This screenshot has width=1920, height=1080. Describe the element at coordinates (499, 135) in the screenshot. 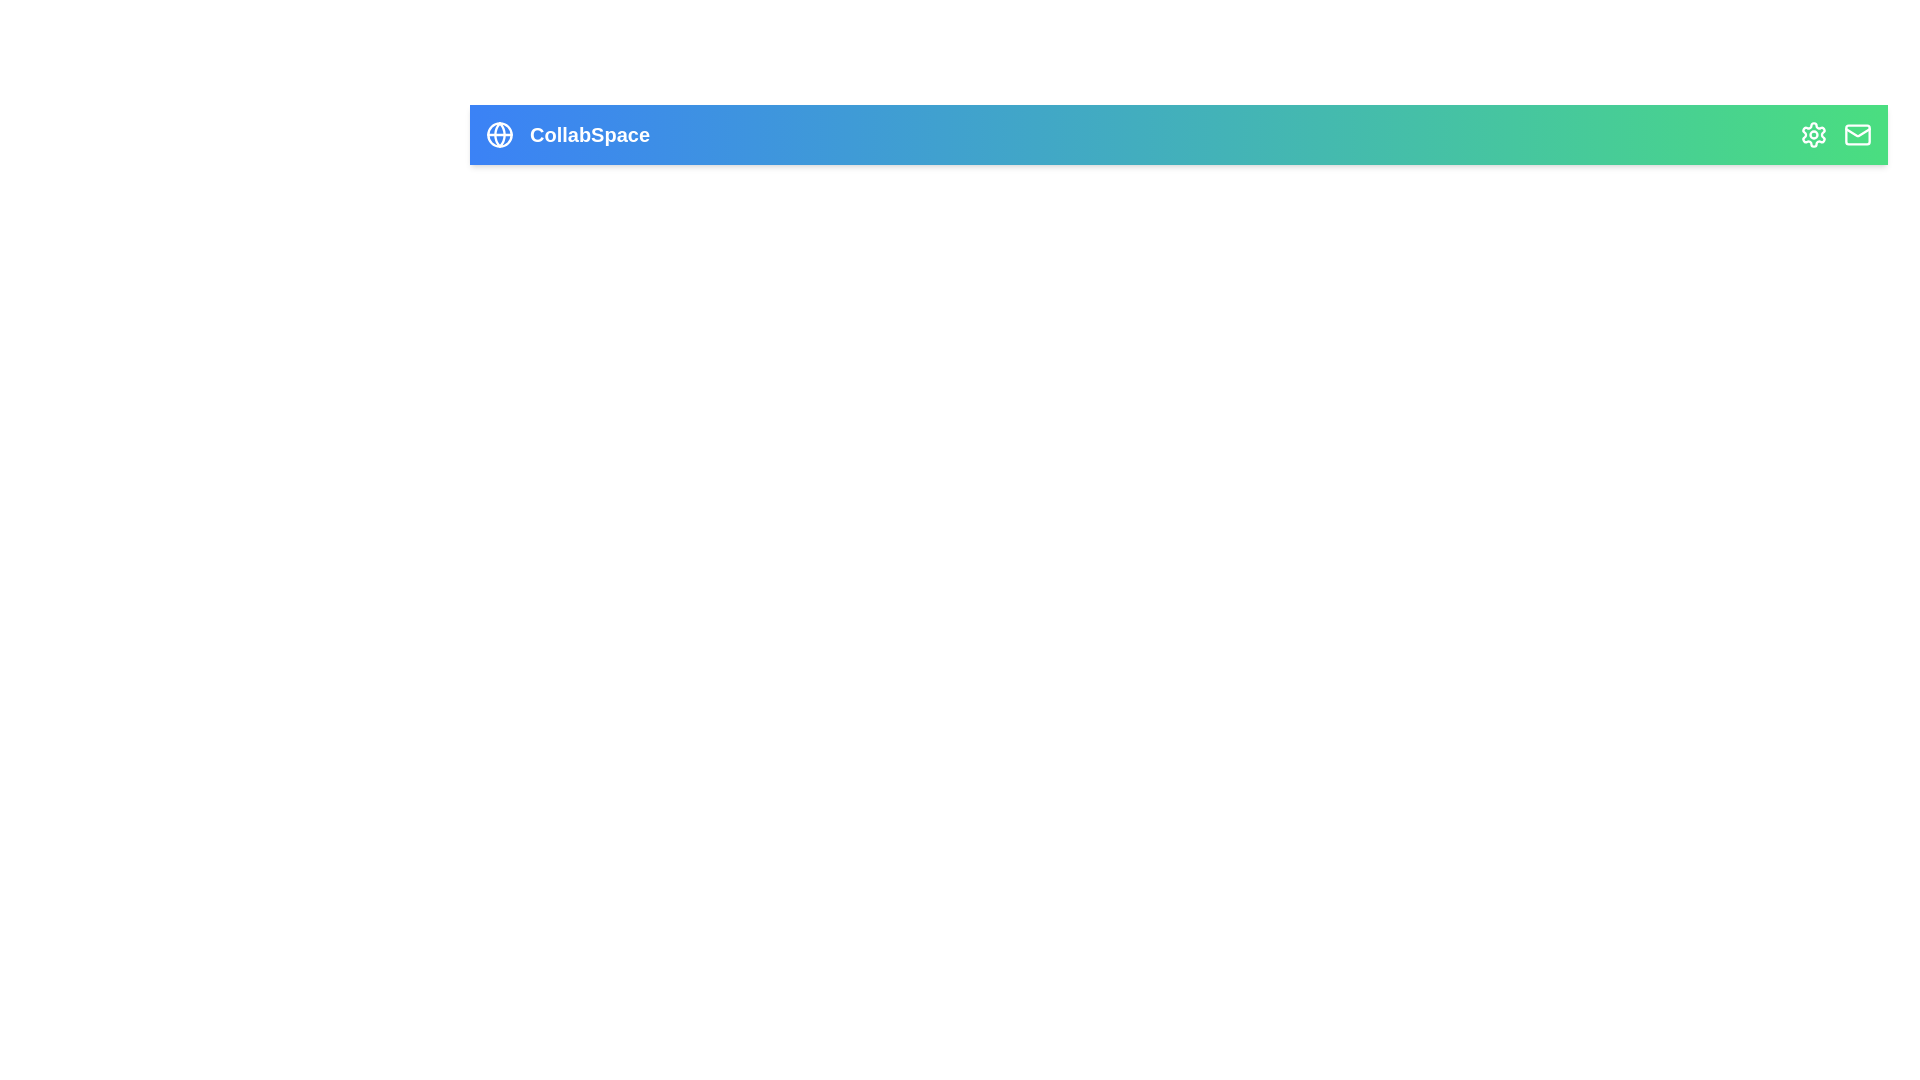

I see `the 'Globe' icon` at that location.